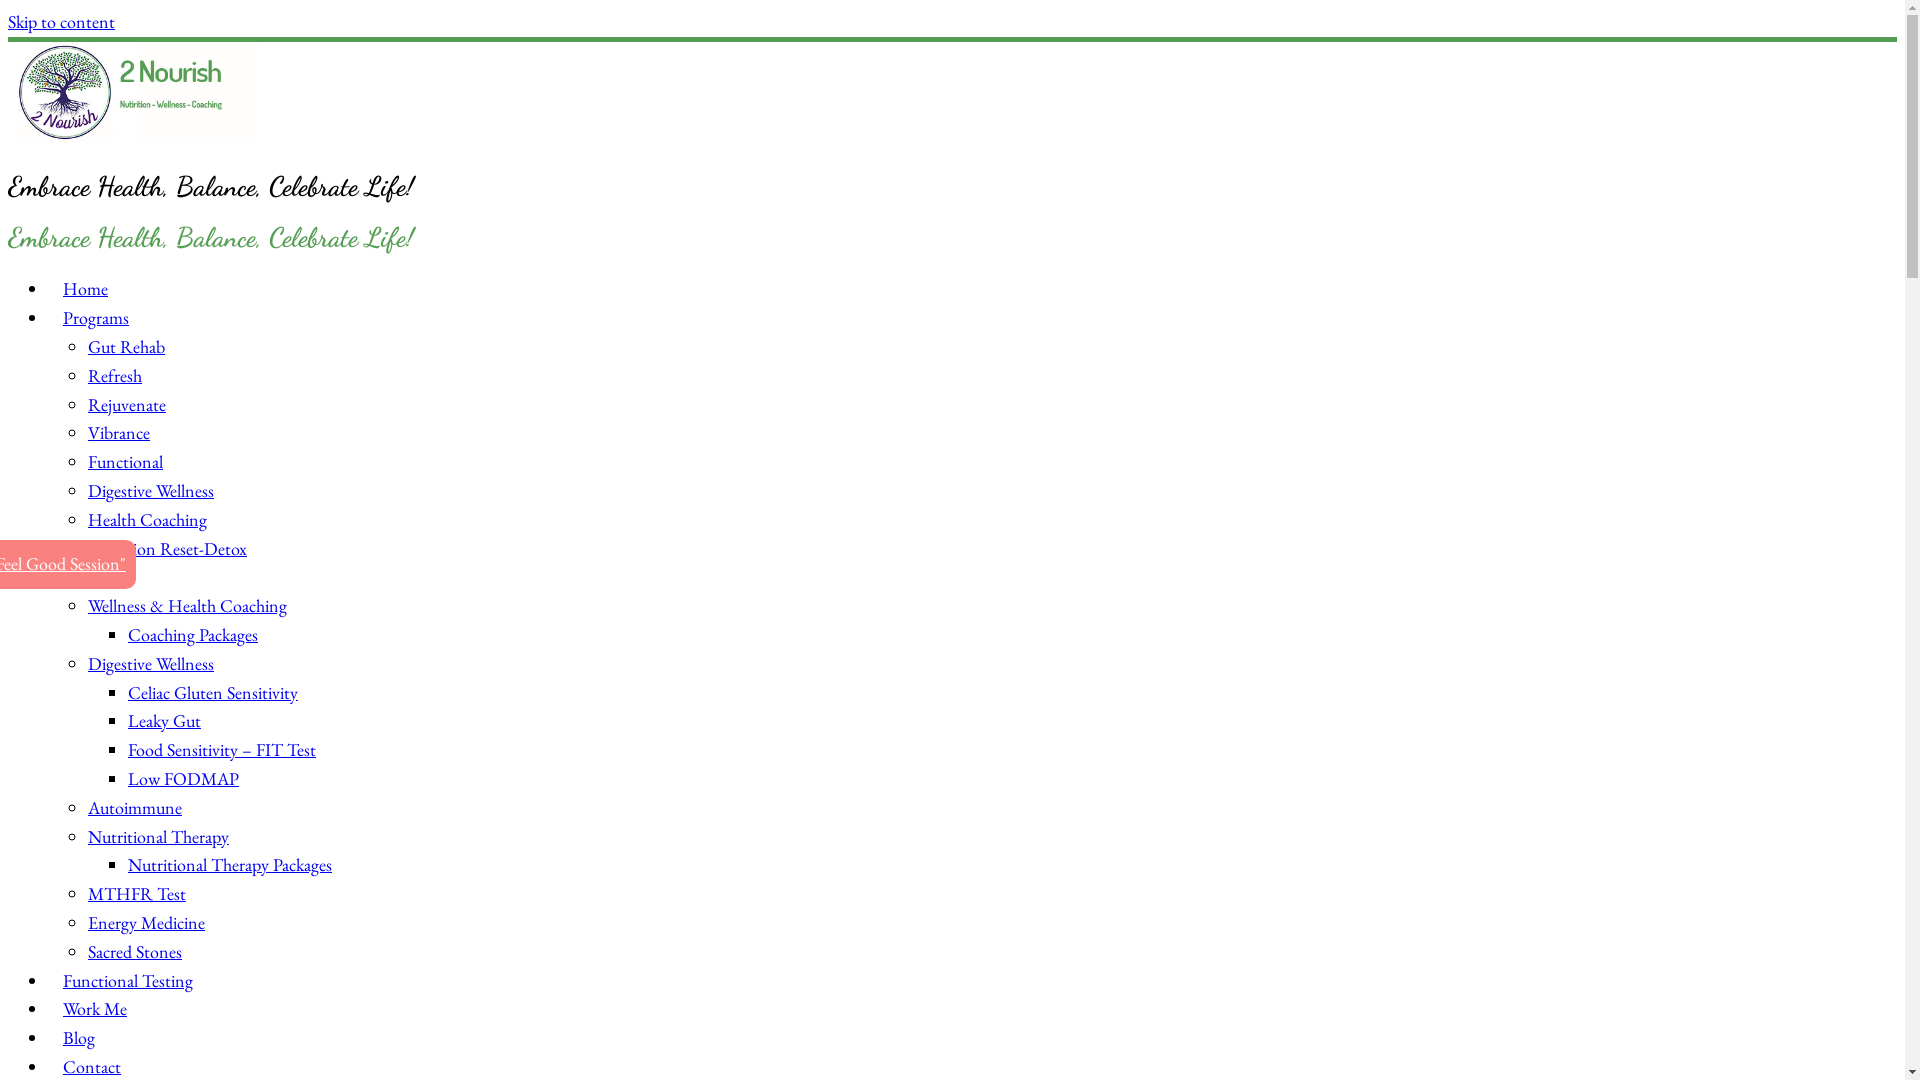  What do you see at coordinates (86, 950) in the screenshot?
I see `'Sacred Stones'` at bounding box center [86, 950].